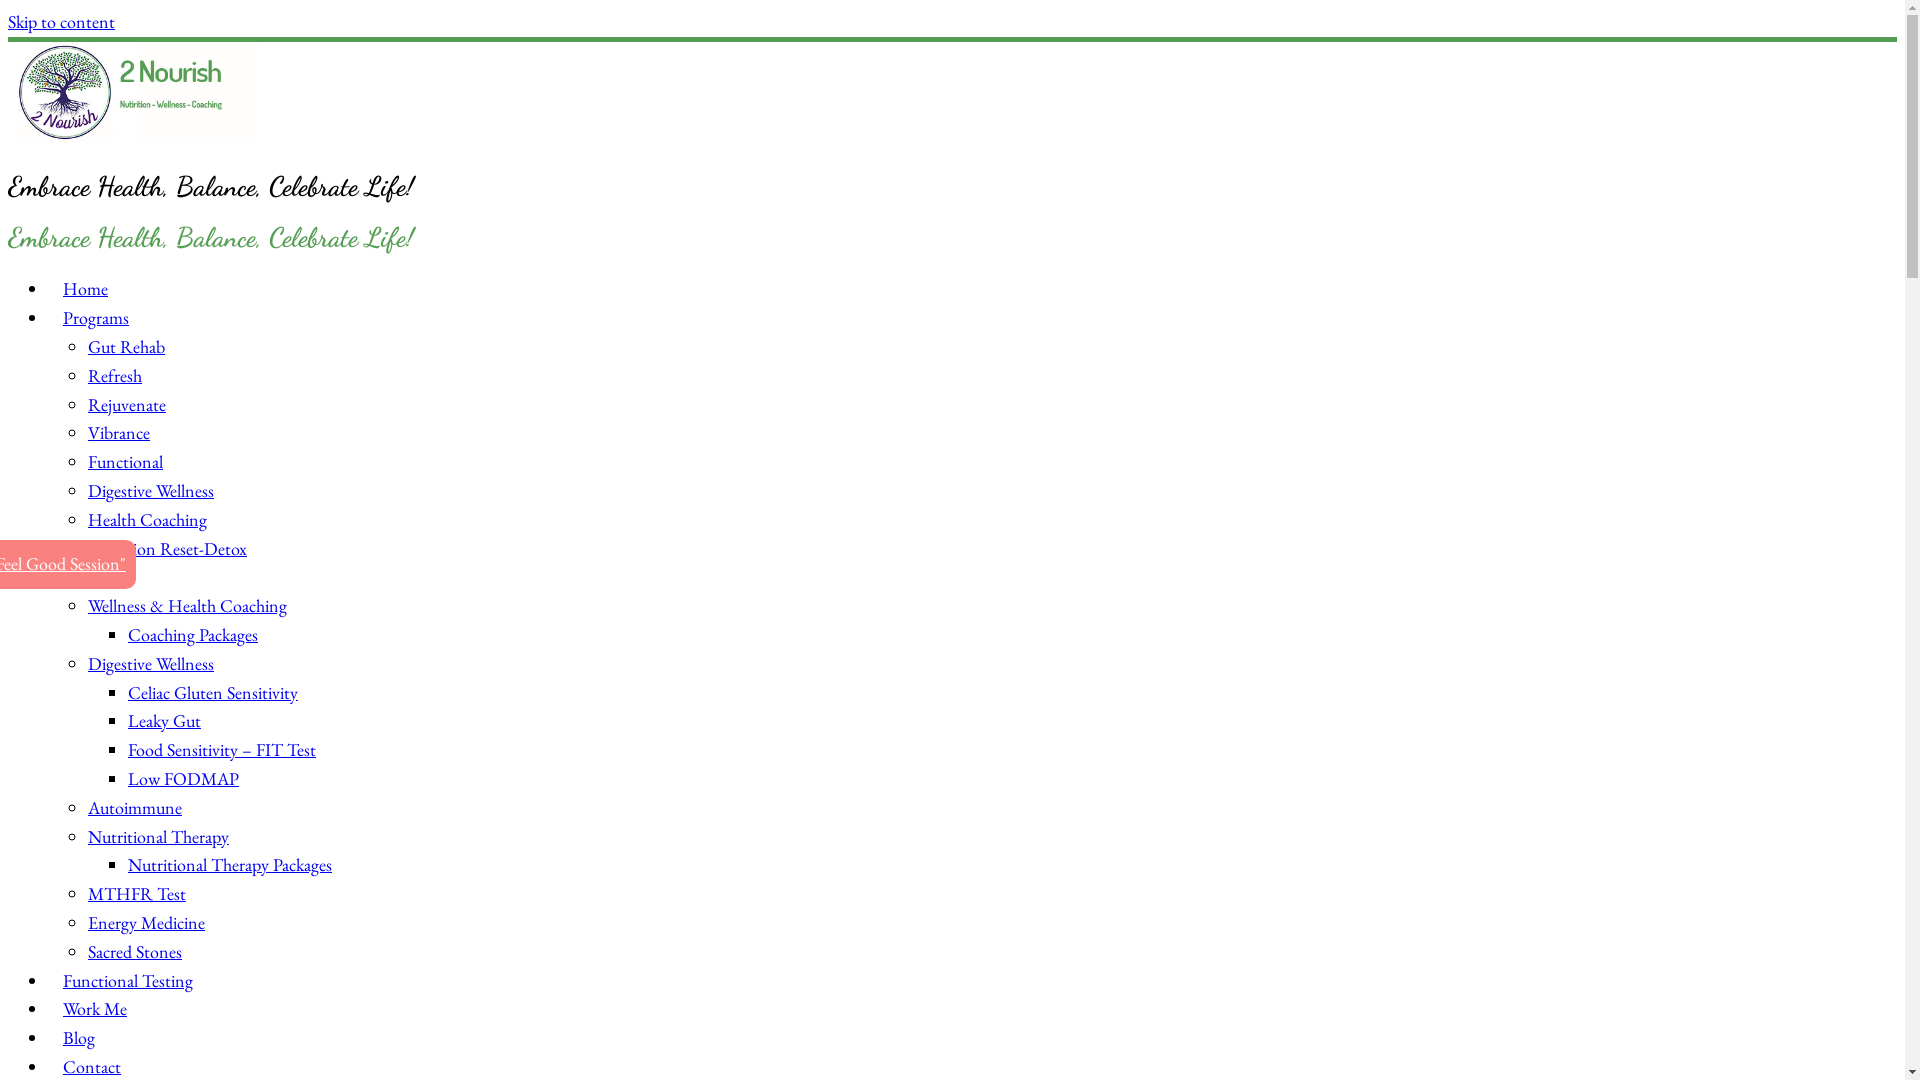  What do you see at coordinates (86, 950) in the screenshot?
I see `'Sacred Stones'` at bounding box center [86, 950].